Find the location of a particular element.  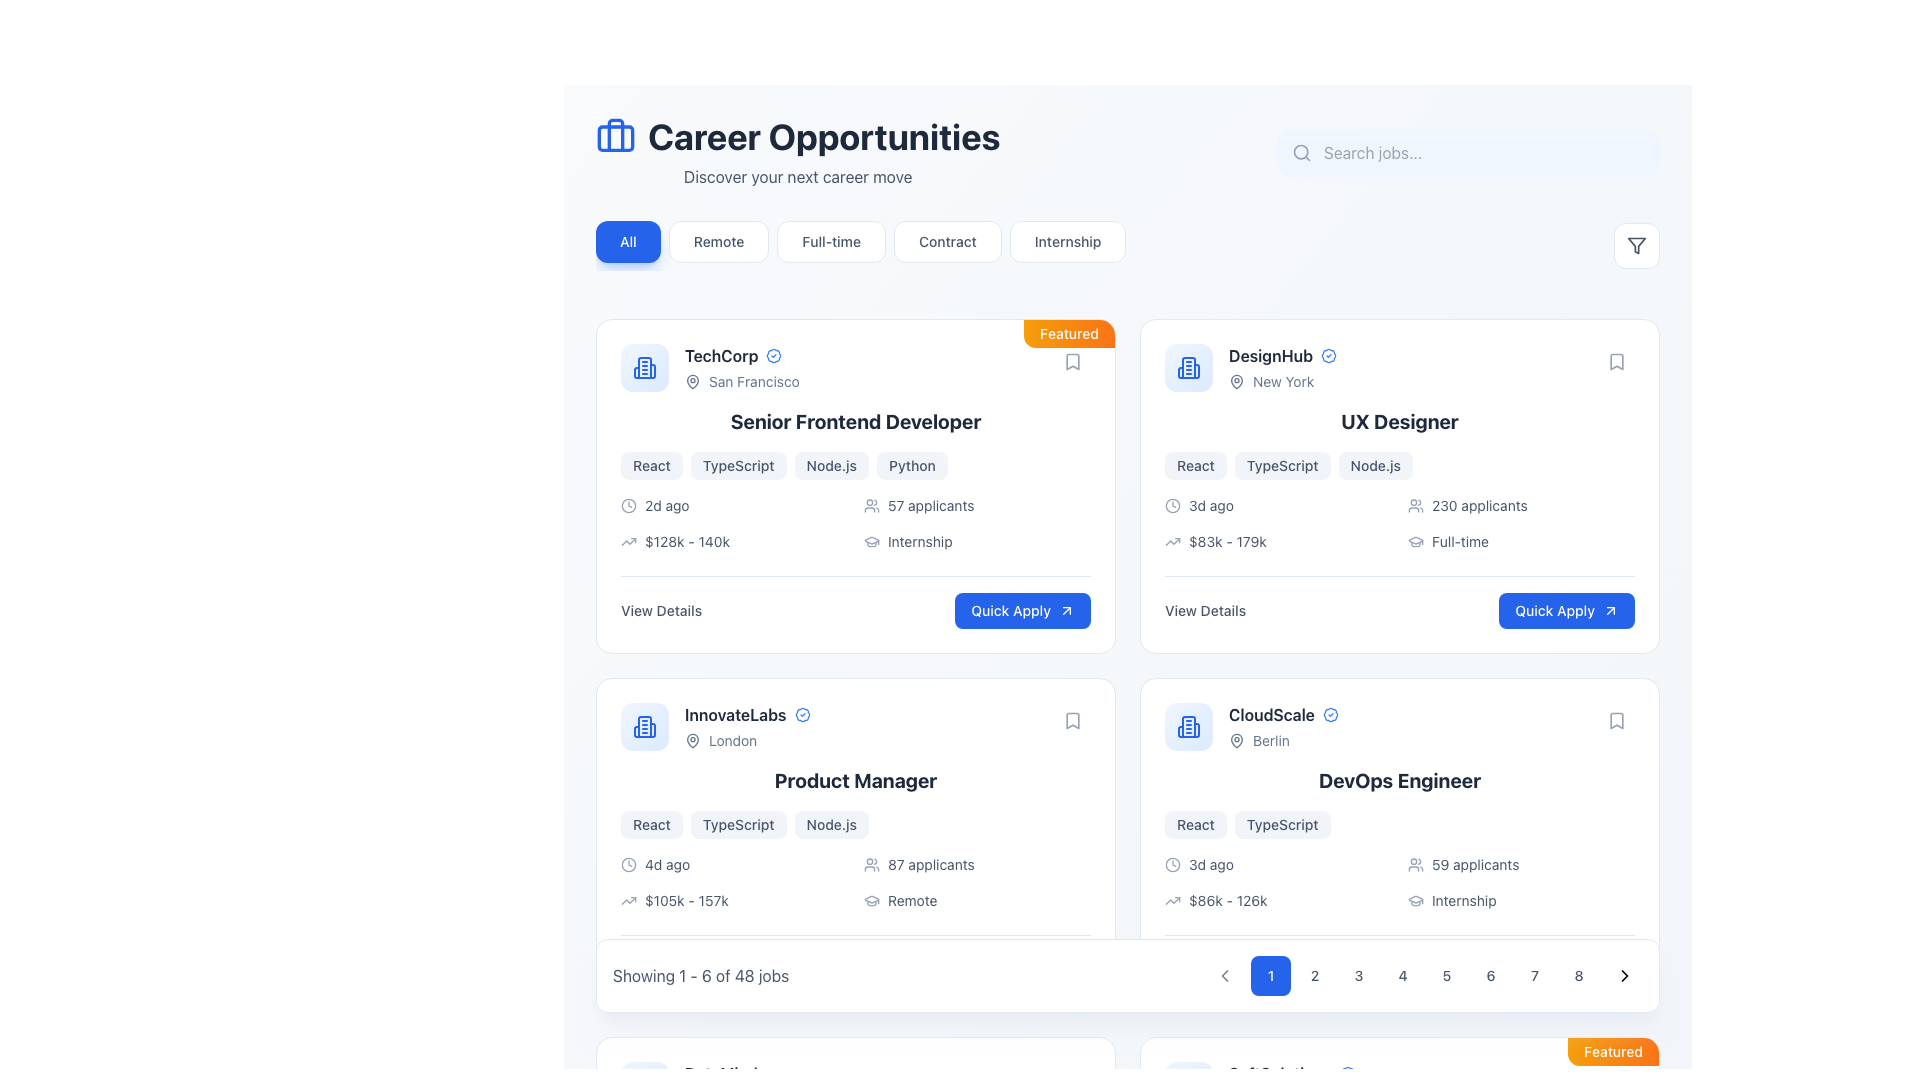

the 'Apply' button located in the bottom-right corner of the 'DesignHub - UX Designer' job listing card is located at coordinates (1566, 609).